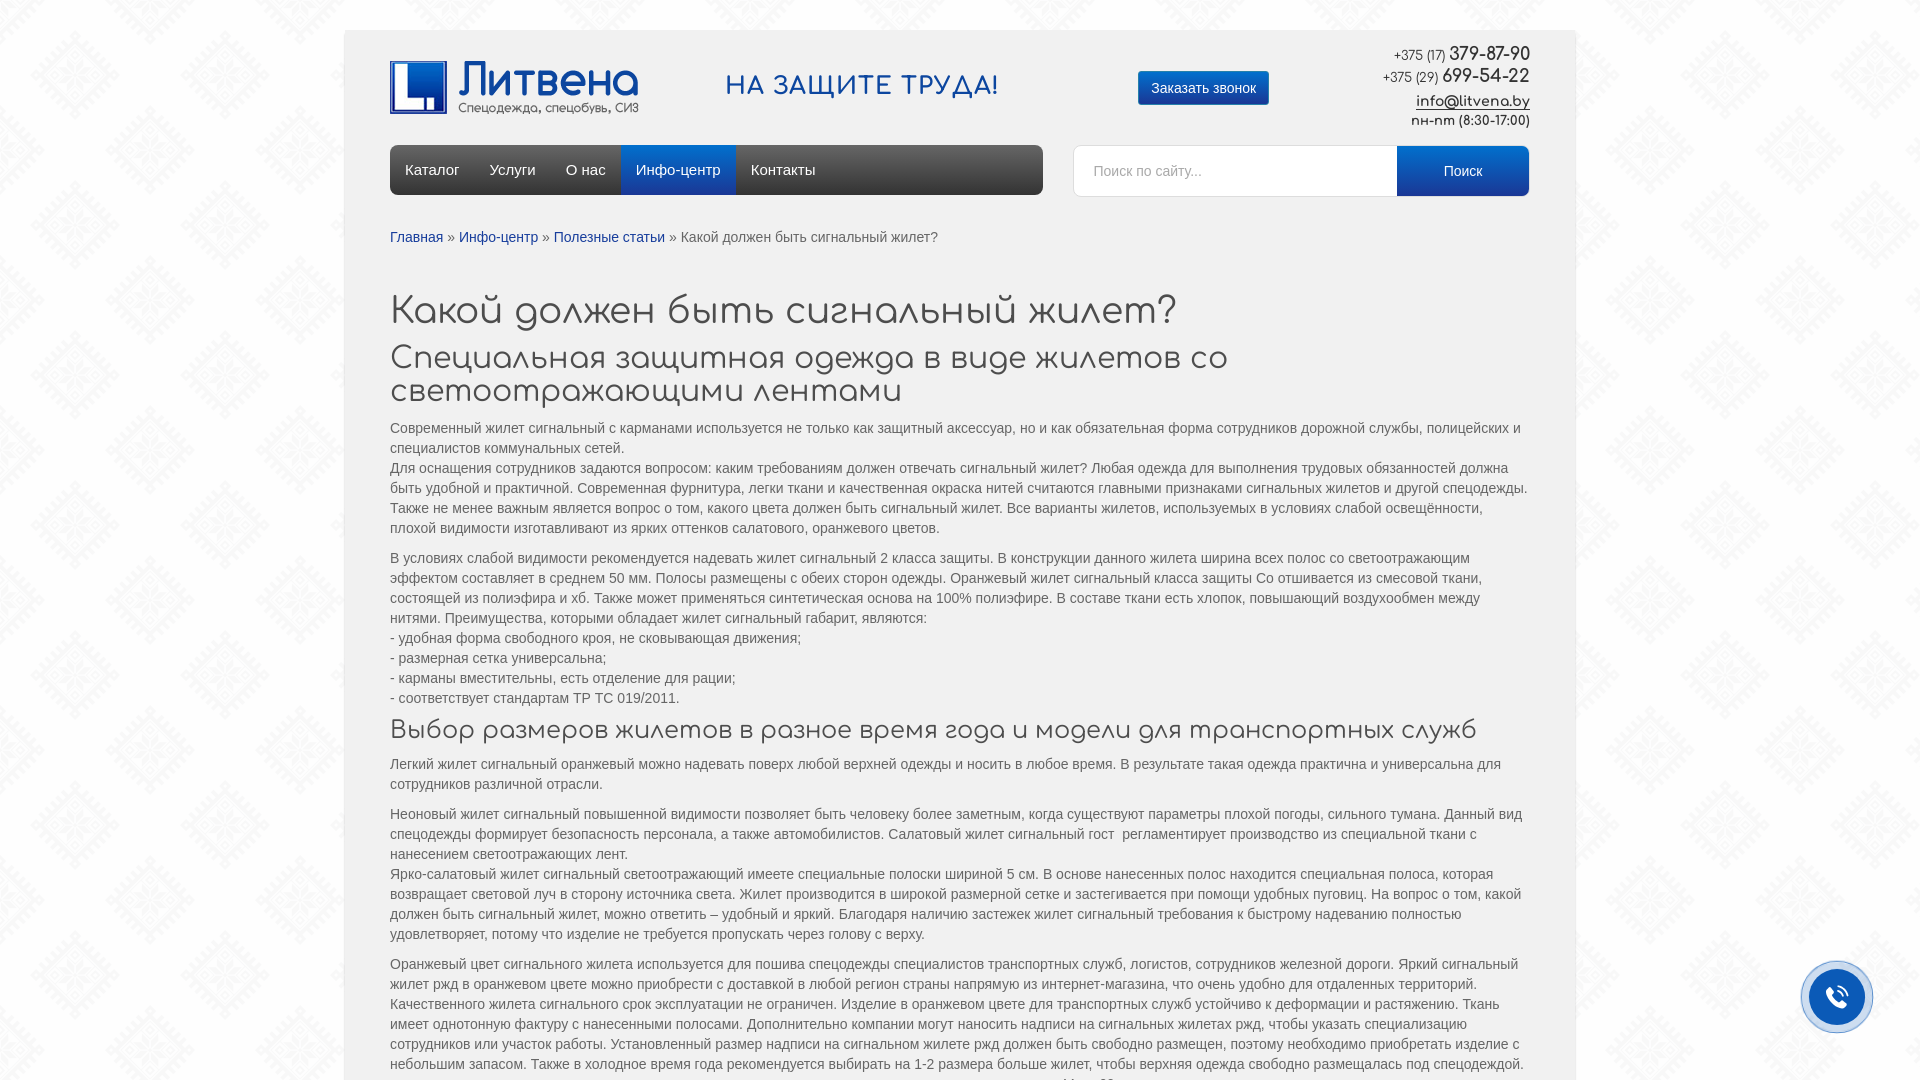 The width and height of the screenshot is (1920, 1080). What do you see at coordinates (1447, 76) in the screenshot?
I see `'+375 (29) 699-54-22'` at bounding box center [1447, 76].